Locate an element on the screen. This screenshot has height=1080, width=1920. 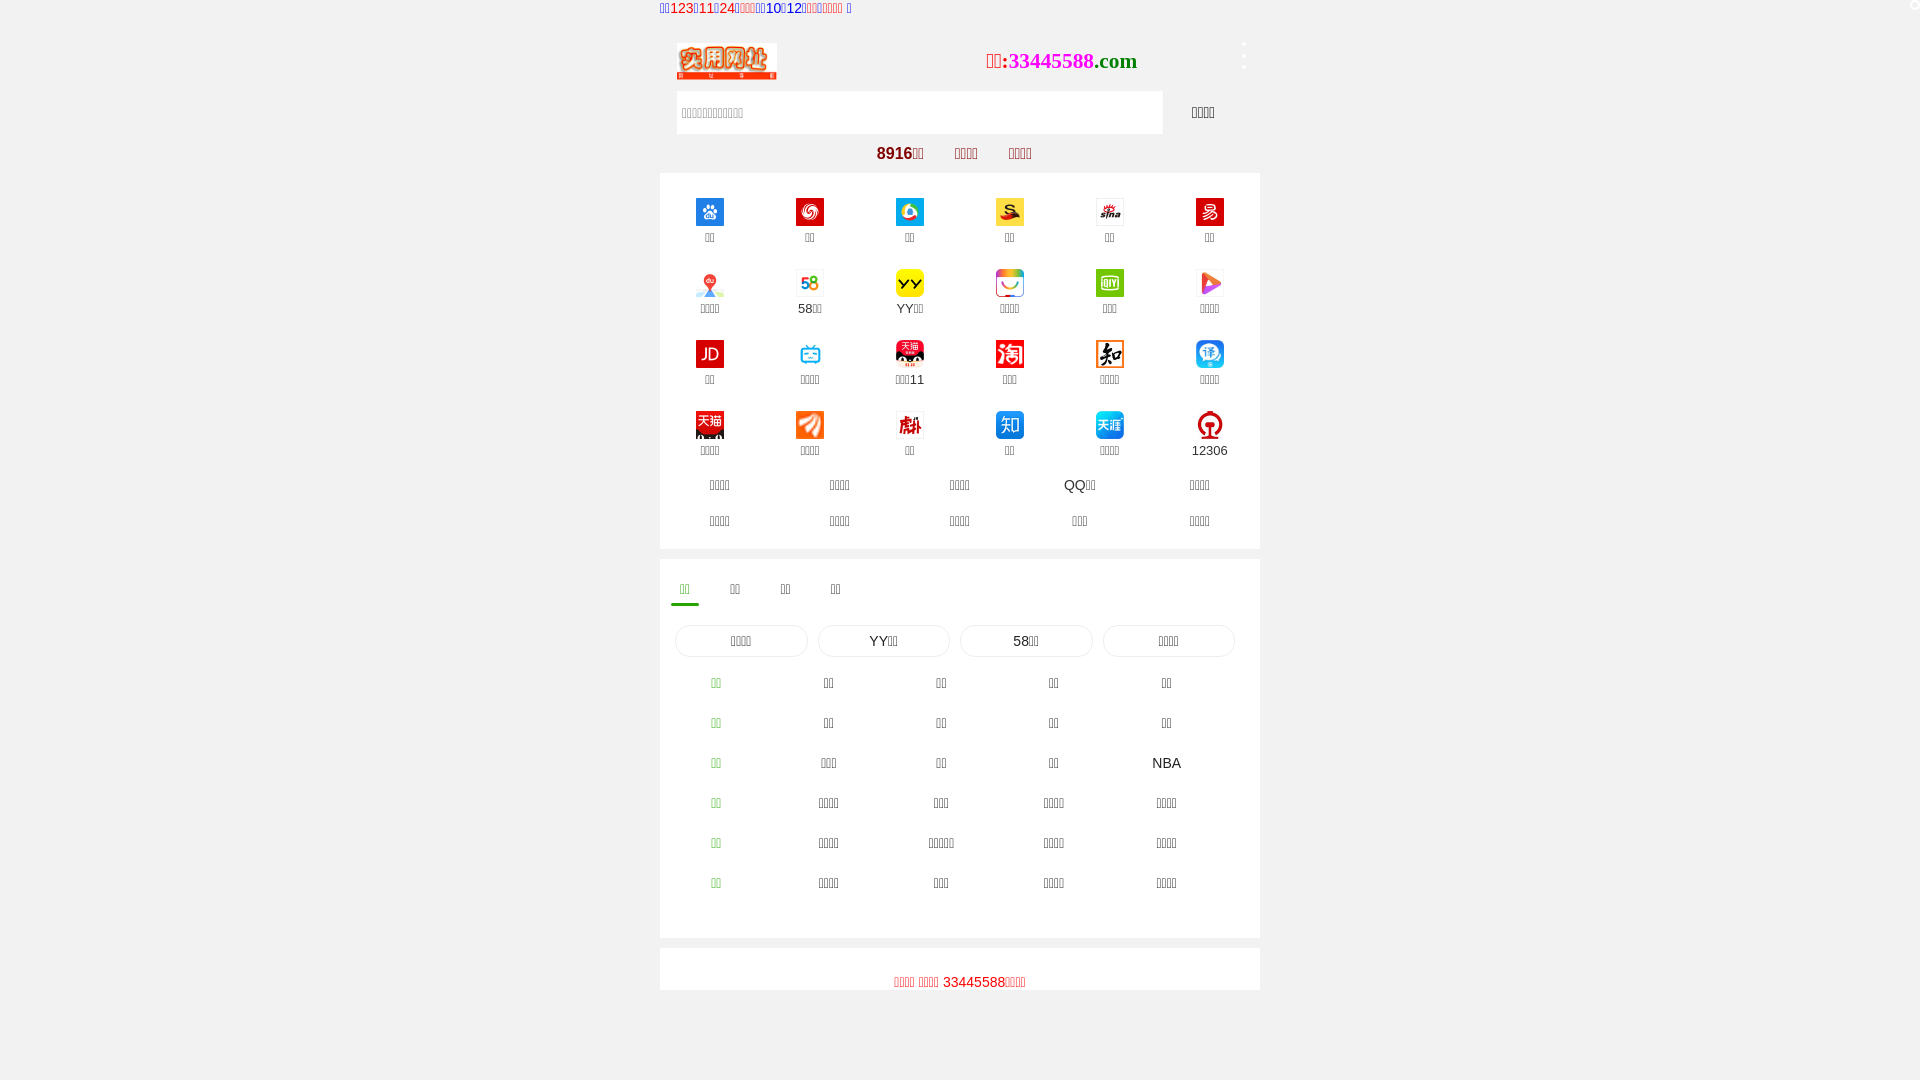
'12306' is located at coordinates (1208, 420).